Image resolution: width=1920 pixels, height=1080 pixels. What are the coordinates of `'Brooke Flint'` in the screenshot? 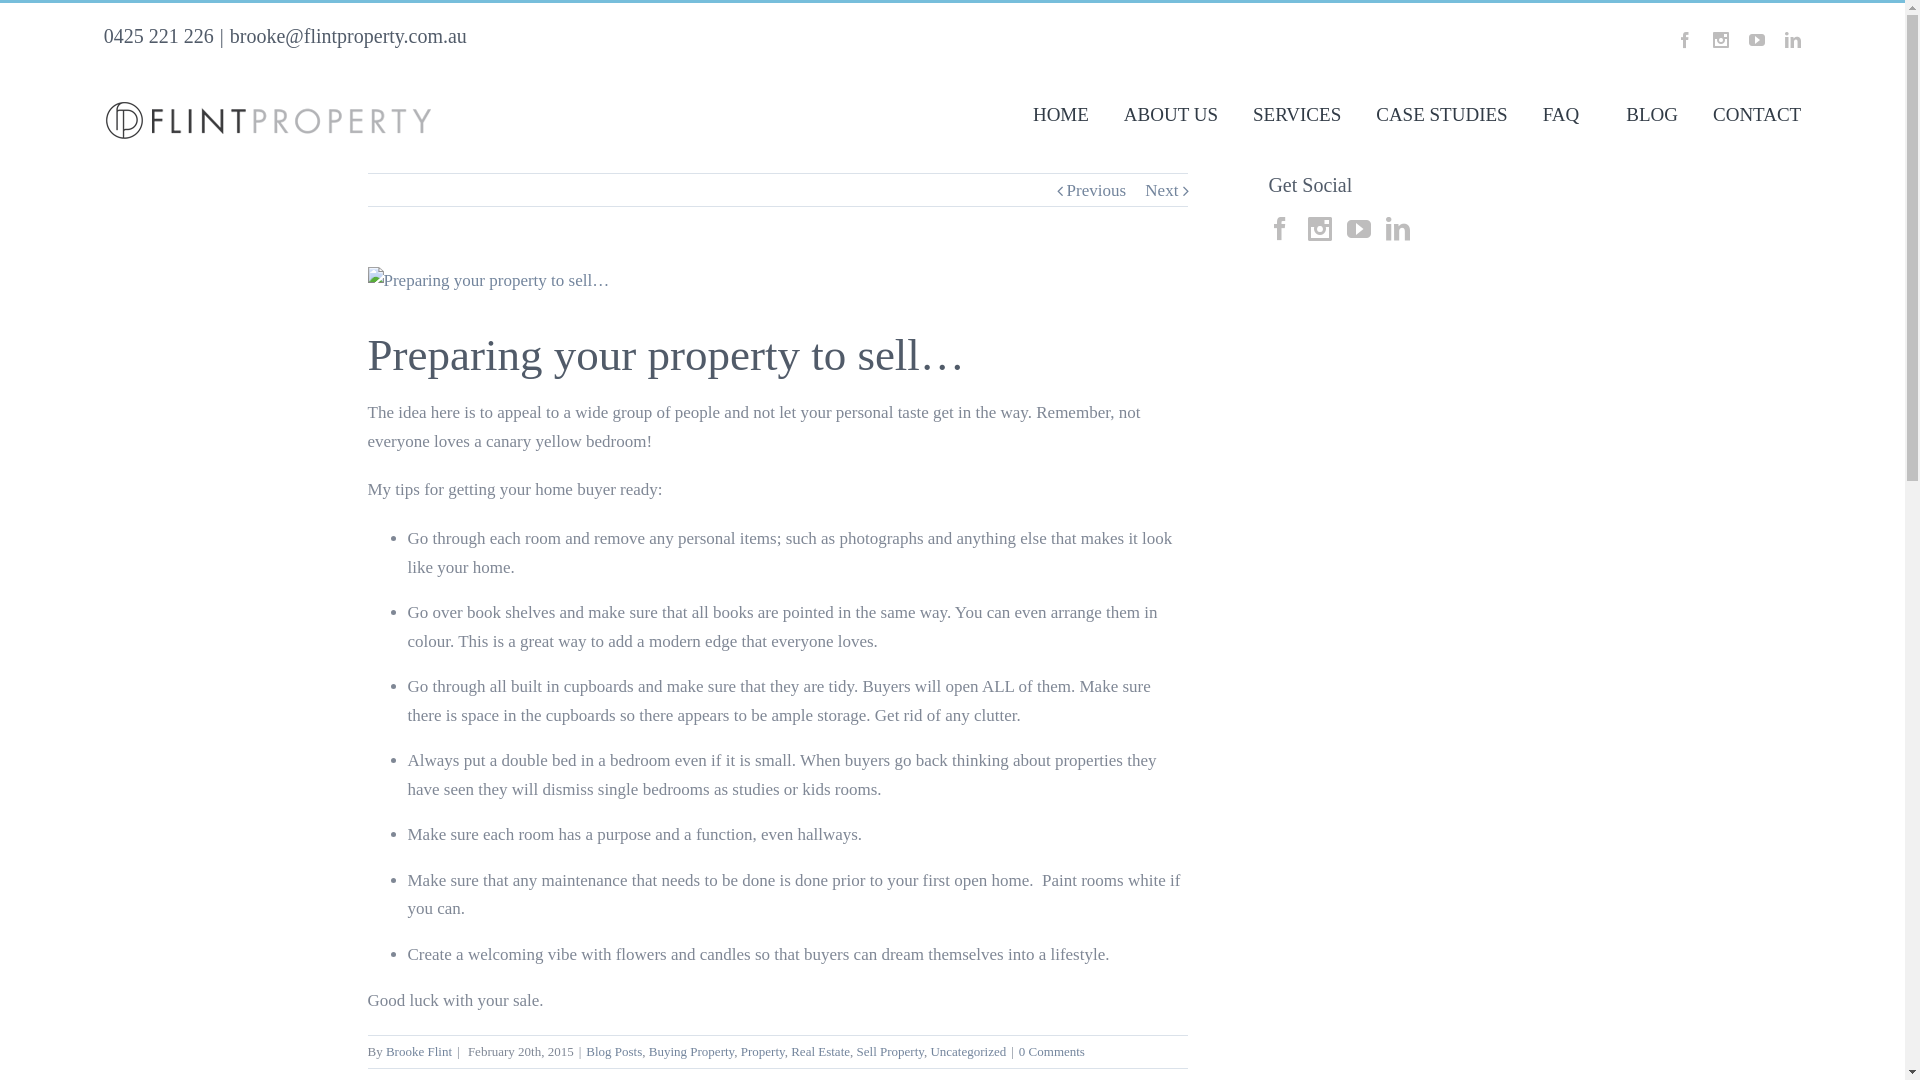 It's located at (417, 1050).